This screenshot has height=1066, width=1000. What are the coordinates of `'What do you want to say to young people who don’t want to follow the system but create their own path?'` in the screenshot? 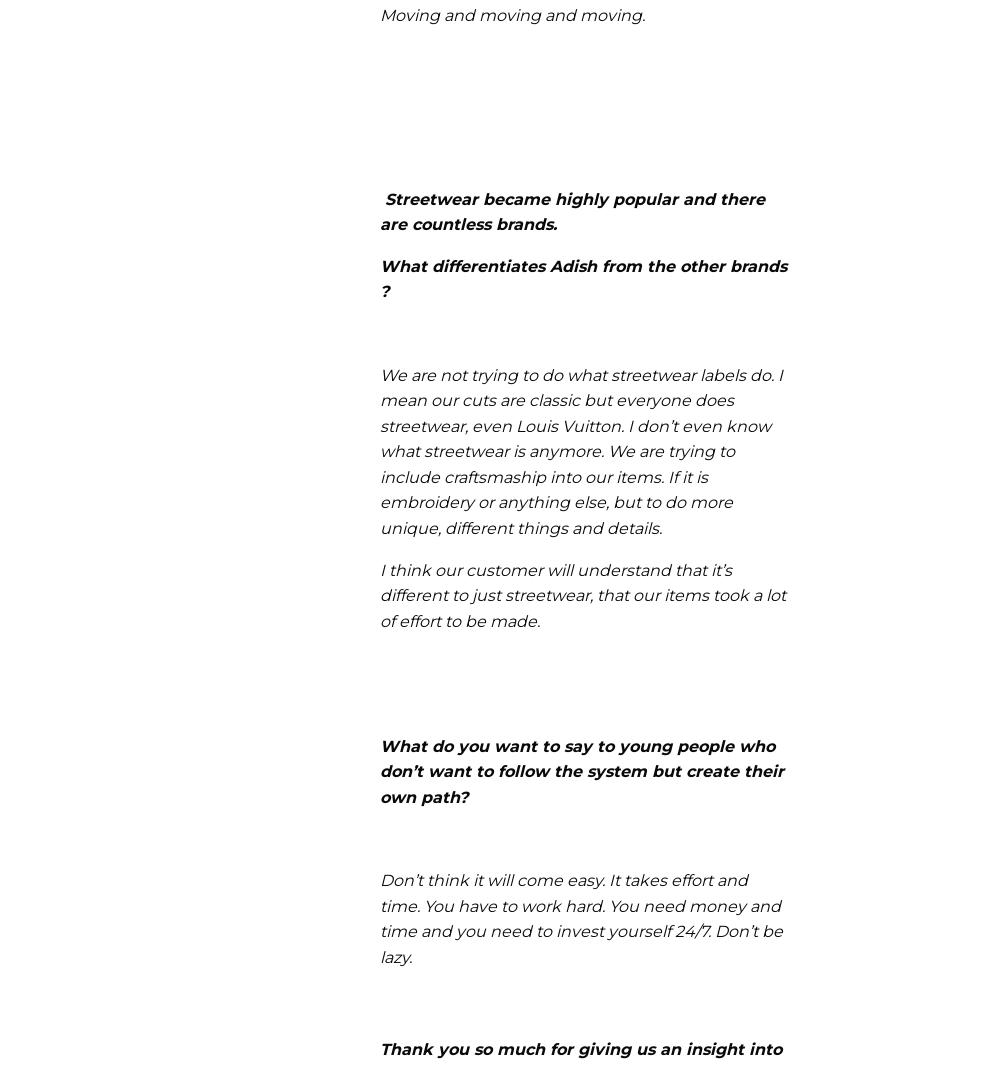 It's located at (581, 770).